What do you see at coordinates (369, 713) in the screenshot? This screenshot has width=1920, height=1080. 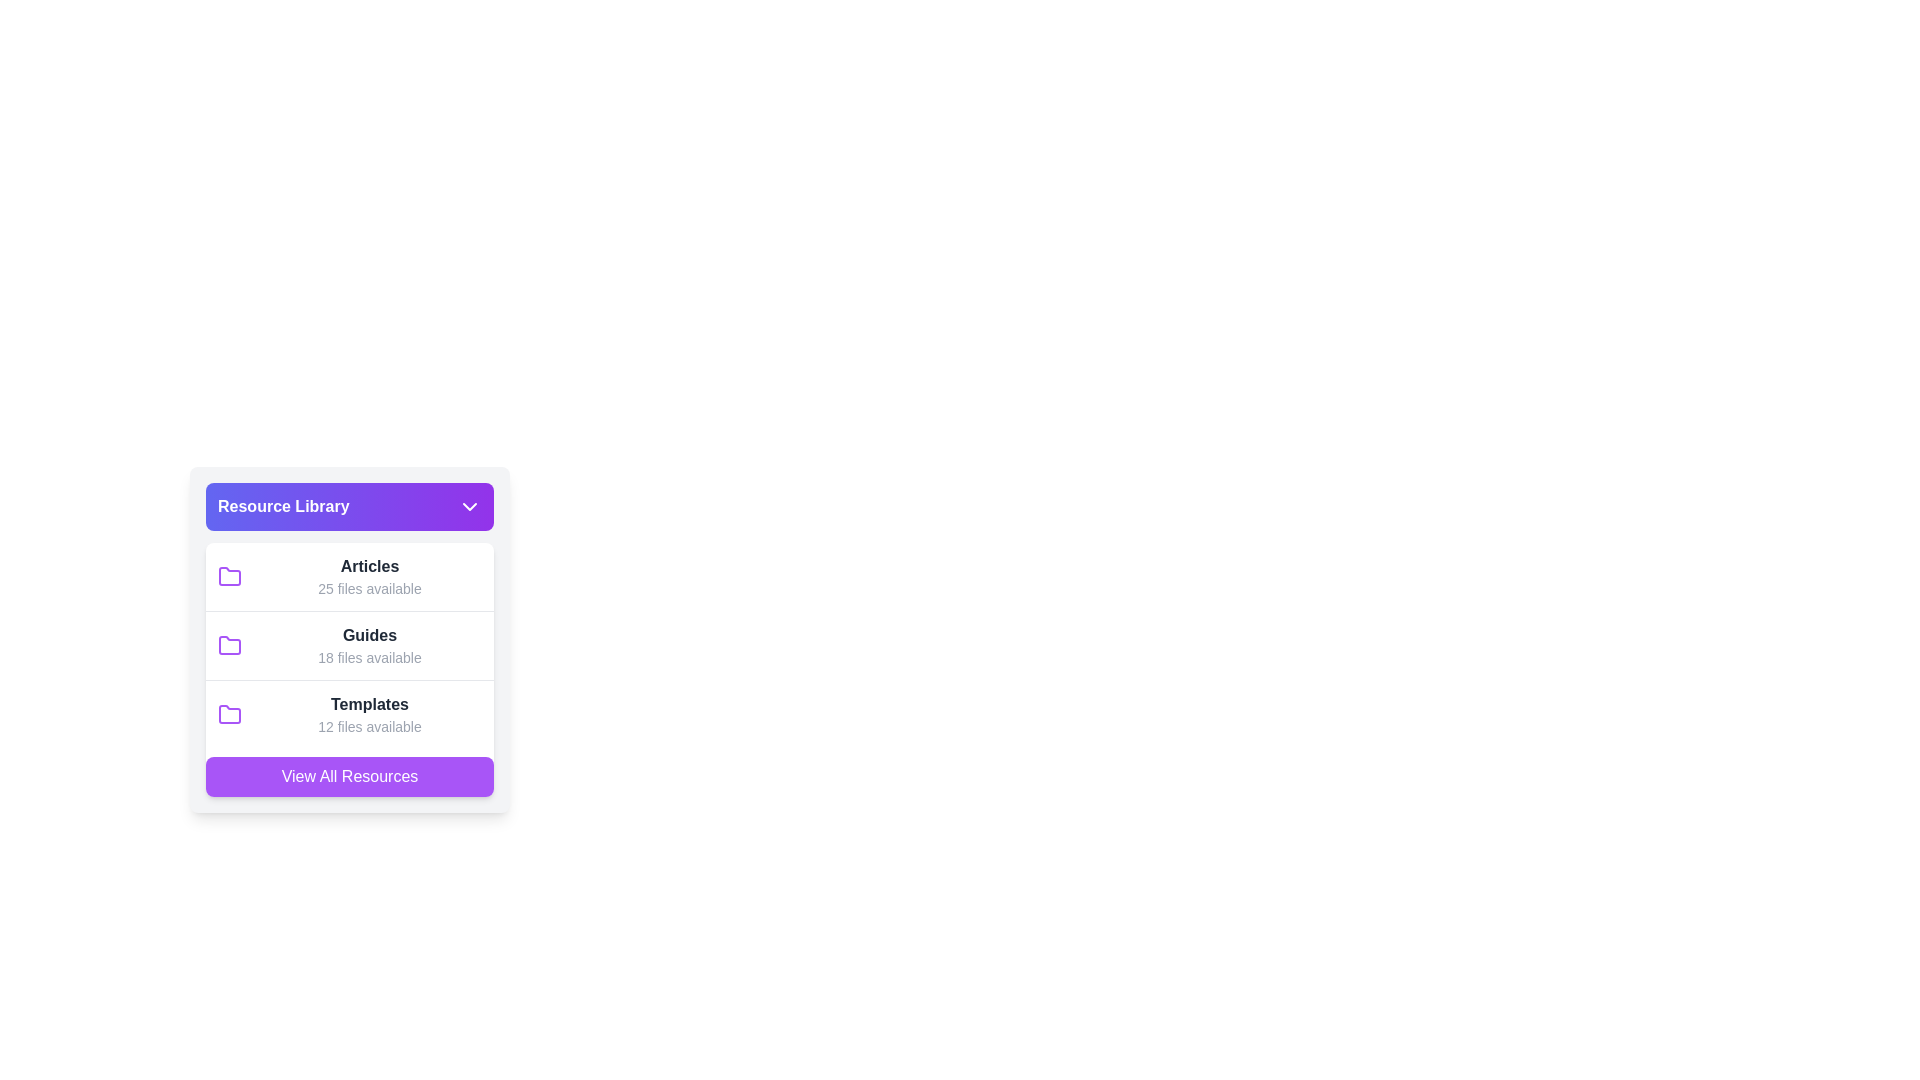 I see `text of the header and description for the 'Templates' files category, which indicates the number of available files in this section. This element is positioned as the third entry in a vertical list within the 'Resource Library' card structure, below 'Articles' and 'Guides'` at bounding box center [369, 713].